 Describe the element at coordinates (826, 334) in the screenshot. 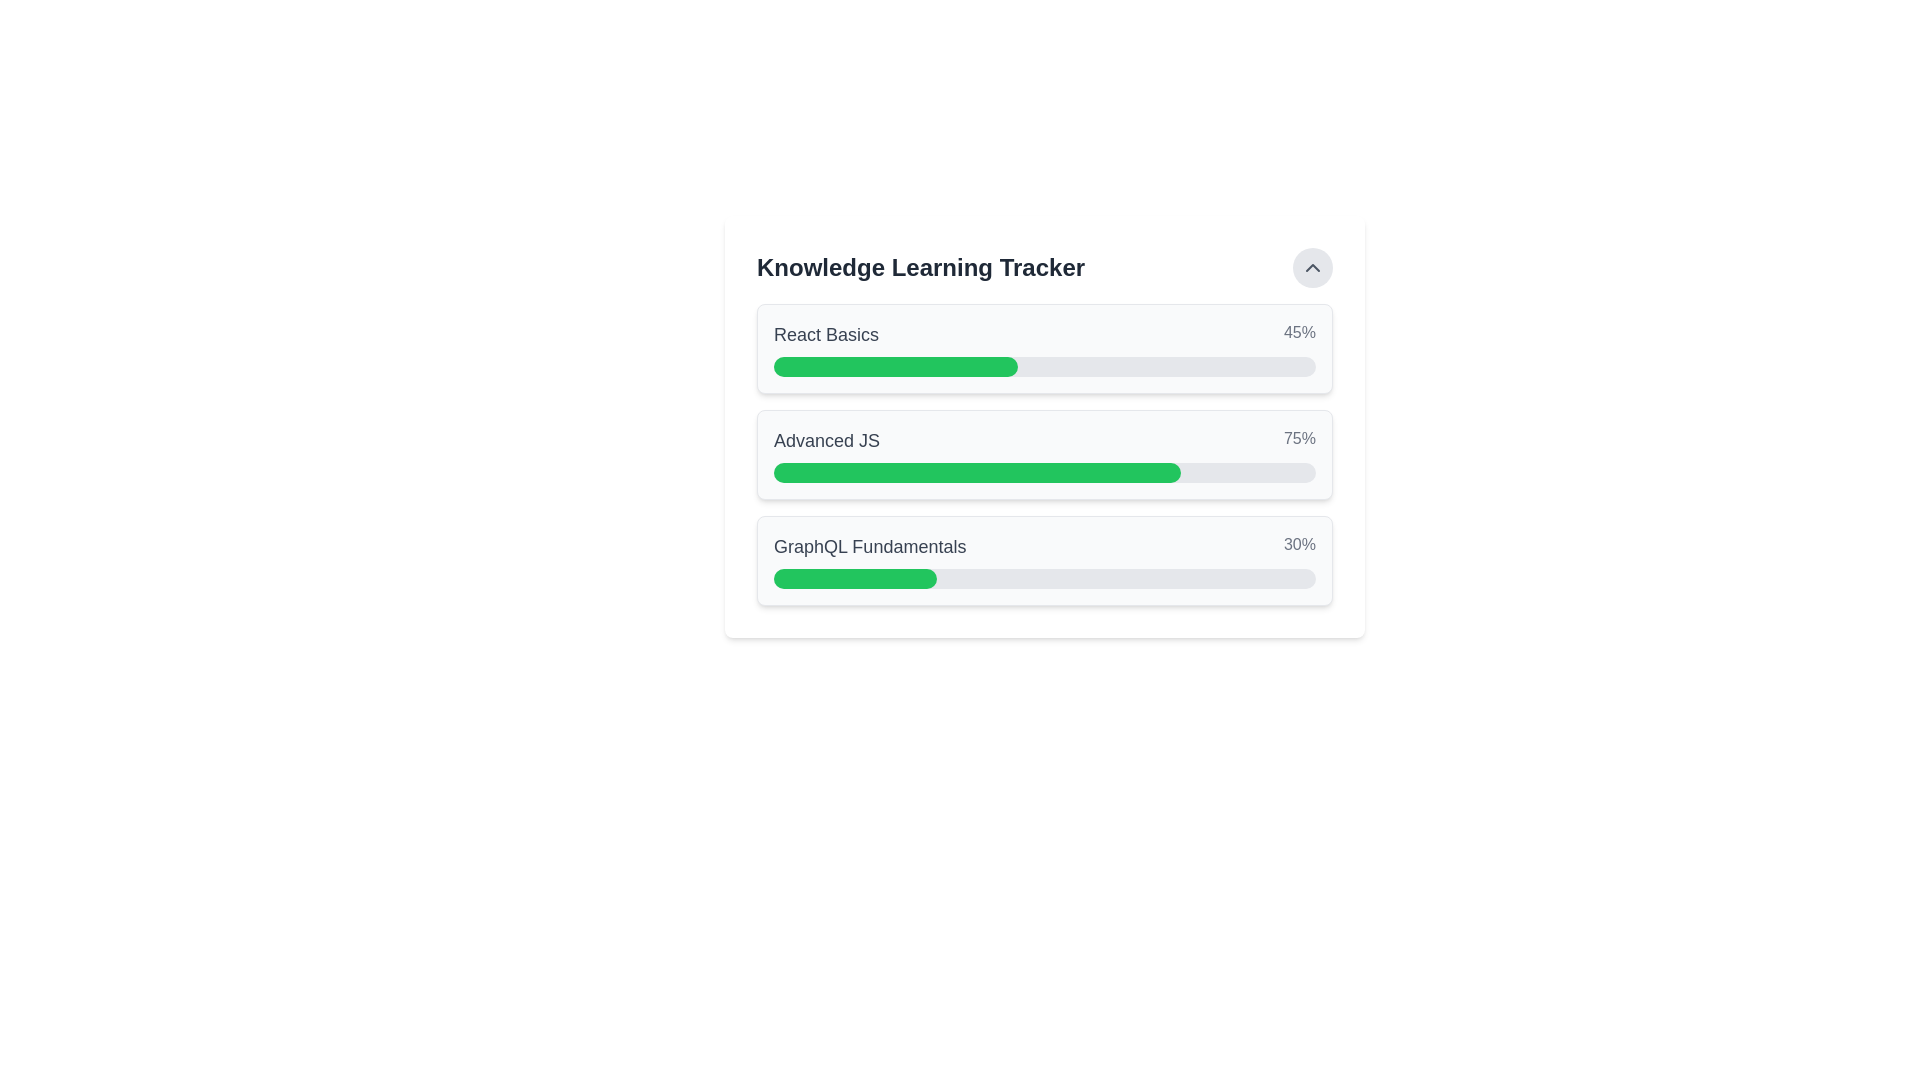

I see `the text label reading 'React Basics', which is styled in a large dark gray font and positioned in the top-left corner of the first row under the 'Knowledge Learning Tracker' title` at that location.